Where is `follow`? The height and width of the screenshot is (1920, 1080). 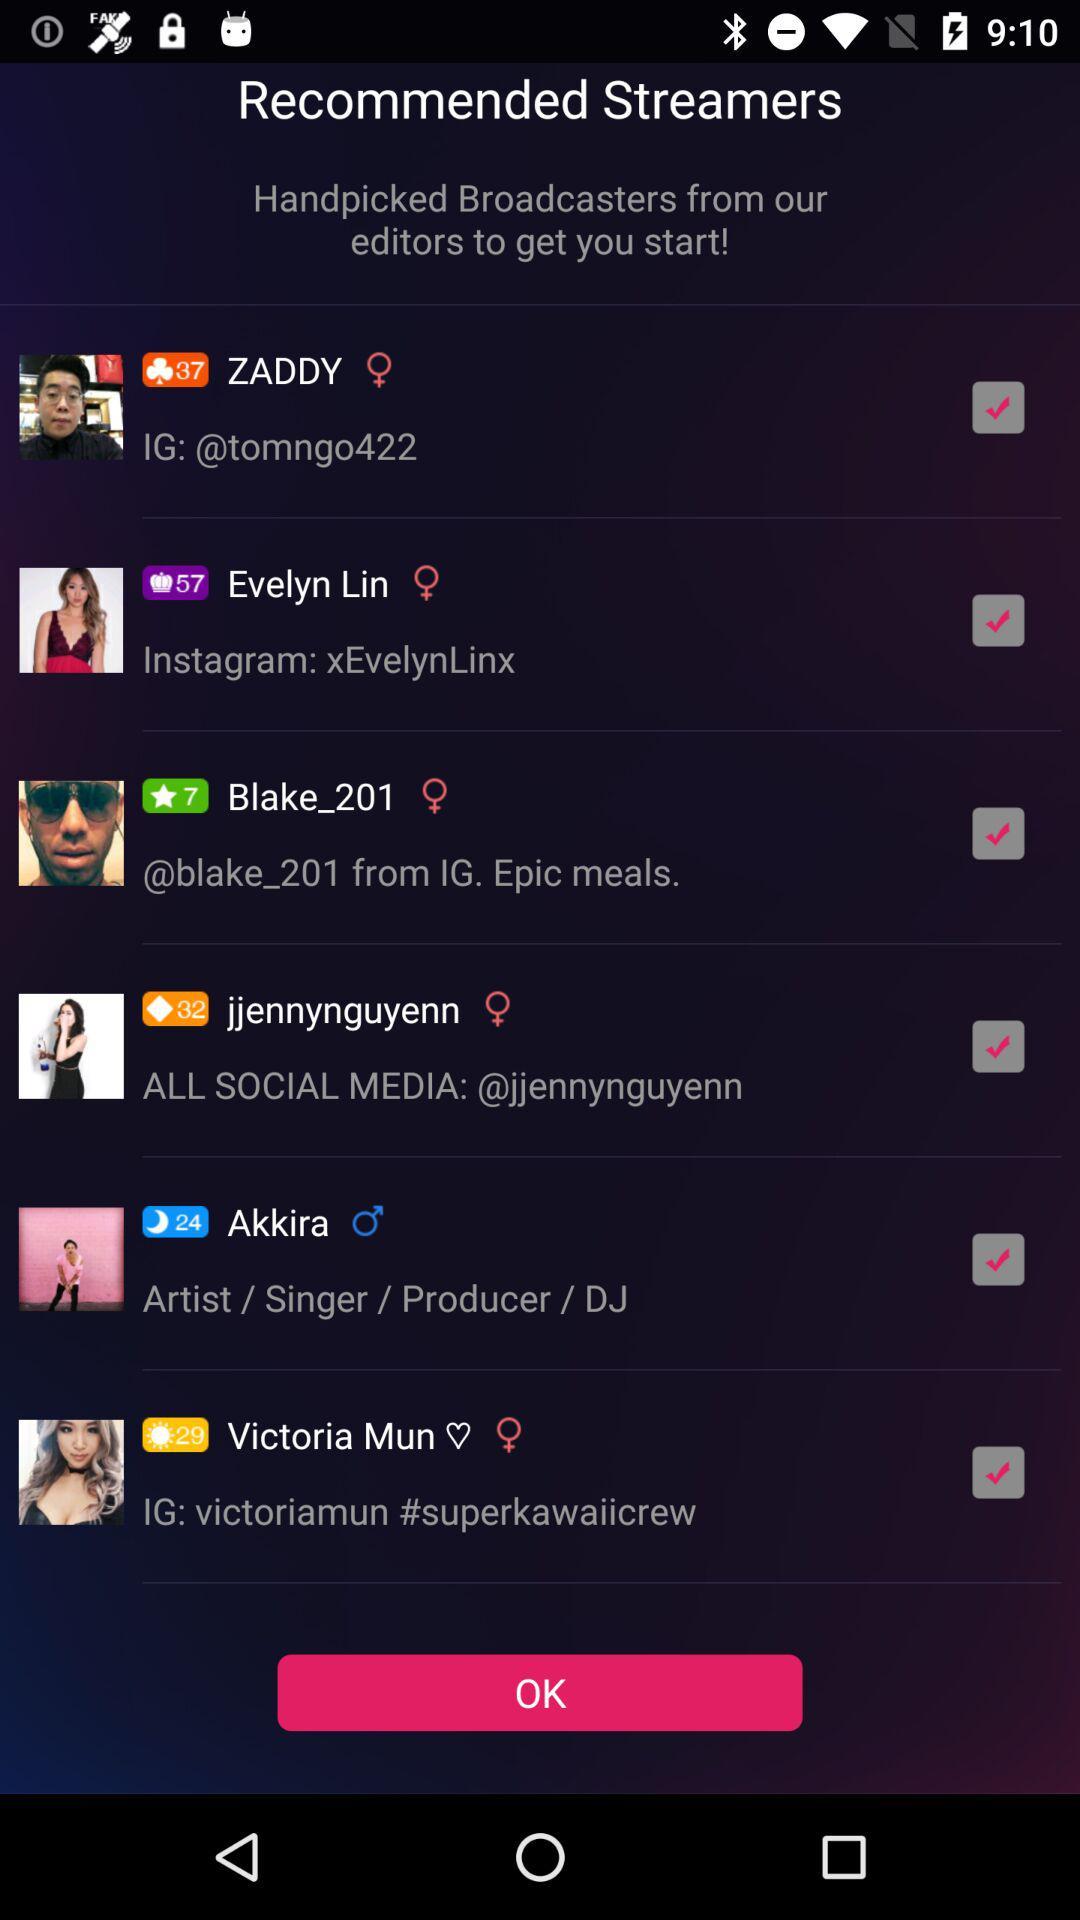
follow is located at coordinates (998, 406).